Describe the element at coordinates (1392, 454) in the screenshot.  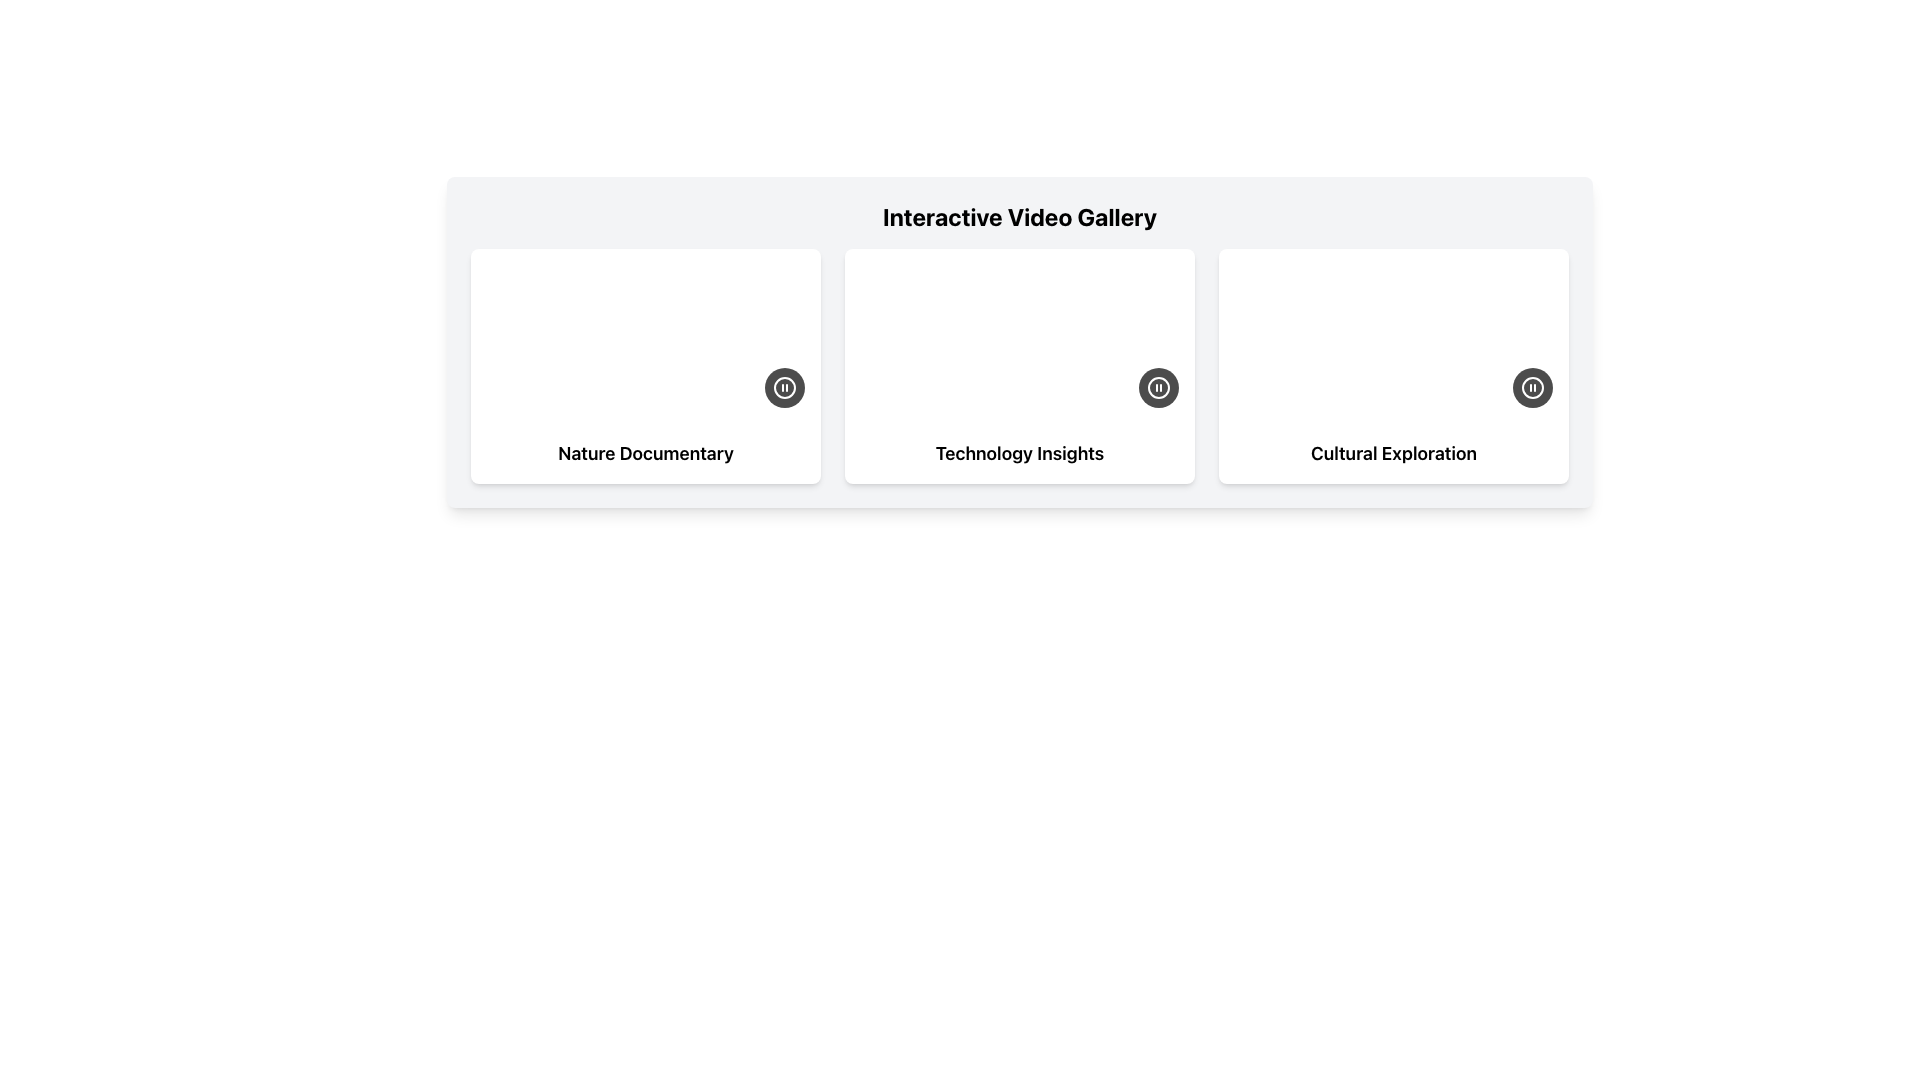
I see `the text label located within the third card component of the interactive video gallery, which serves as a title or caption for the card` at that location.